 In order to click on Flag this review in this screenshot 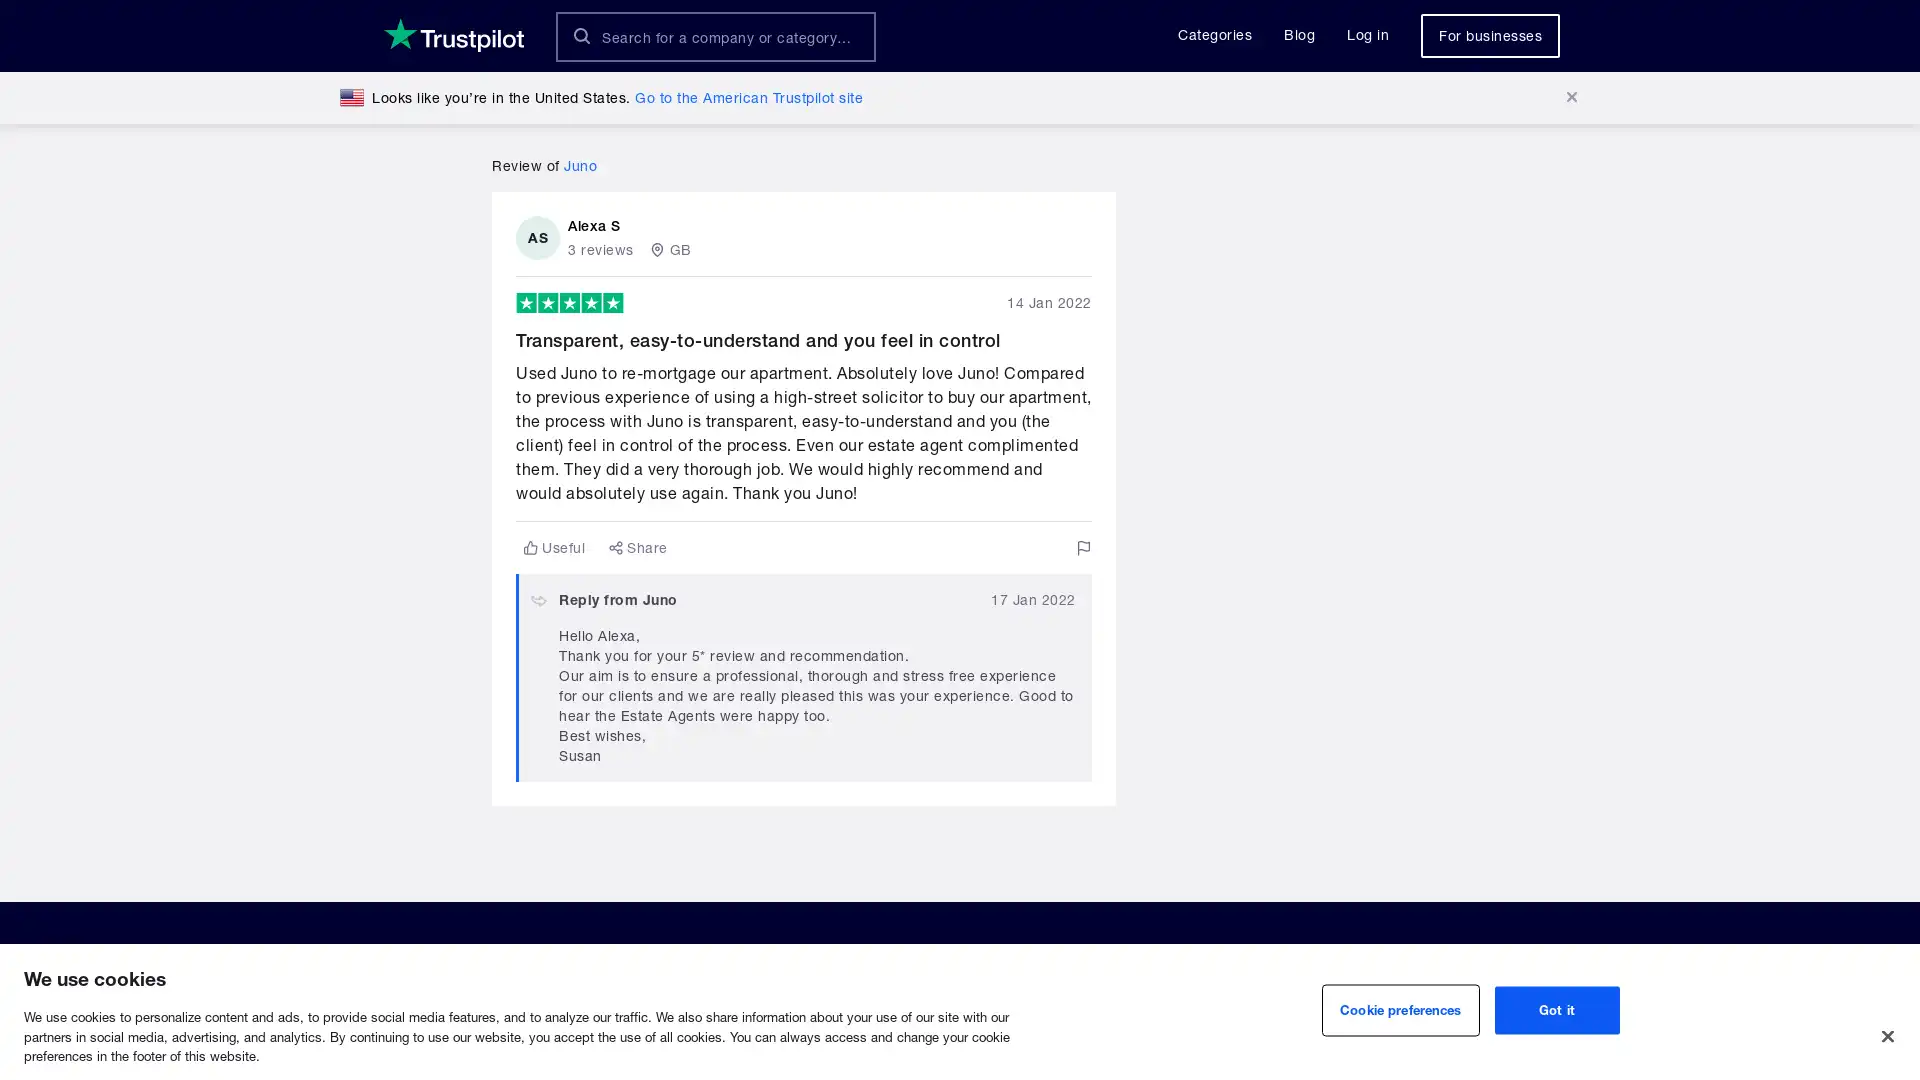, I will do `click(1082, 547)`.